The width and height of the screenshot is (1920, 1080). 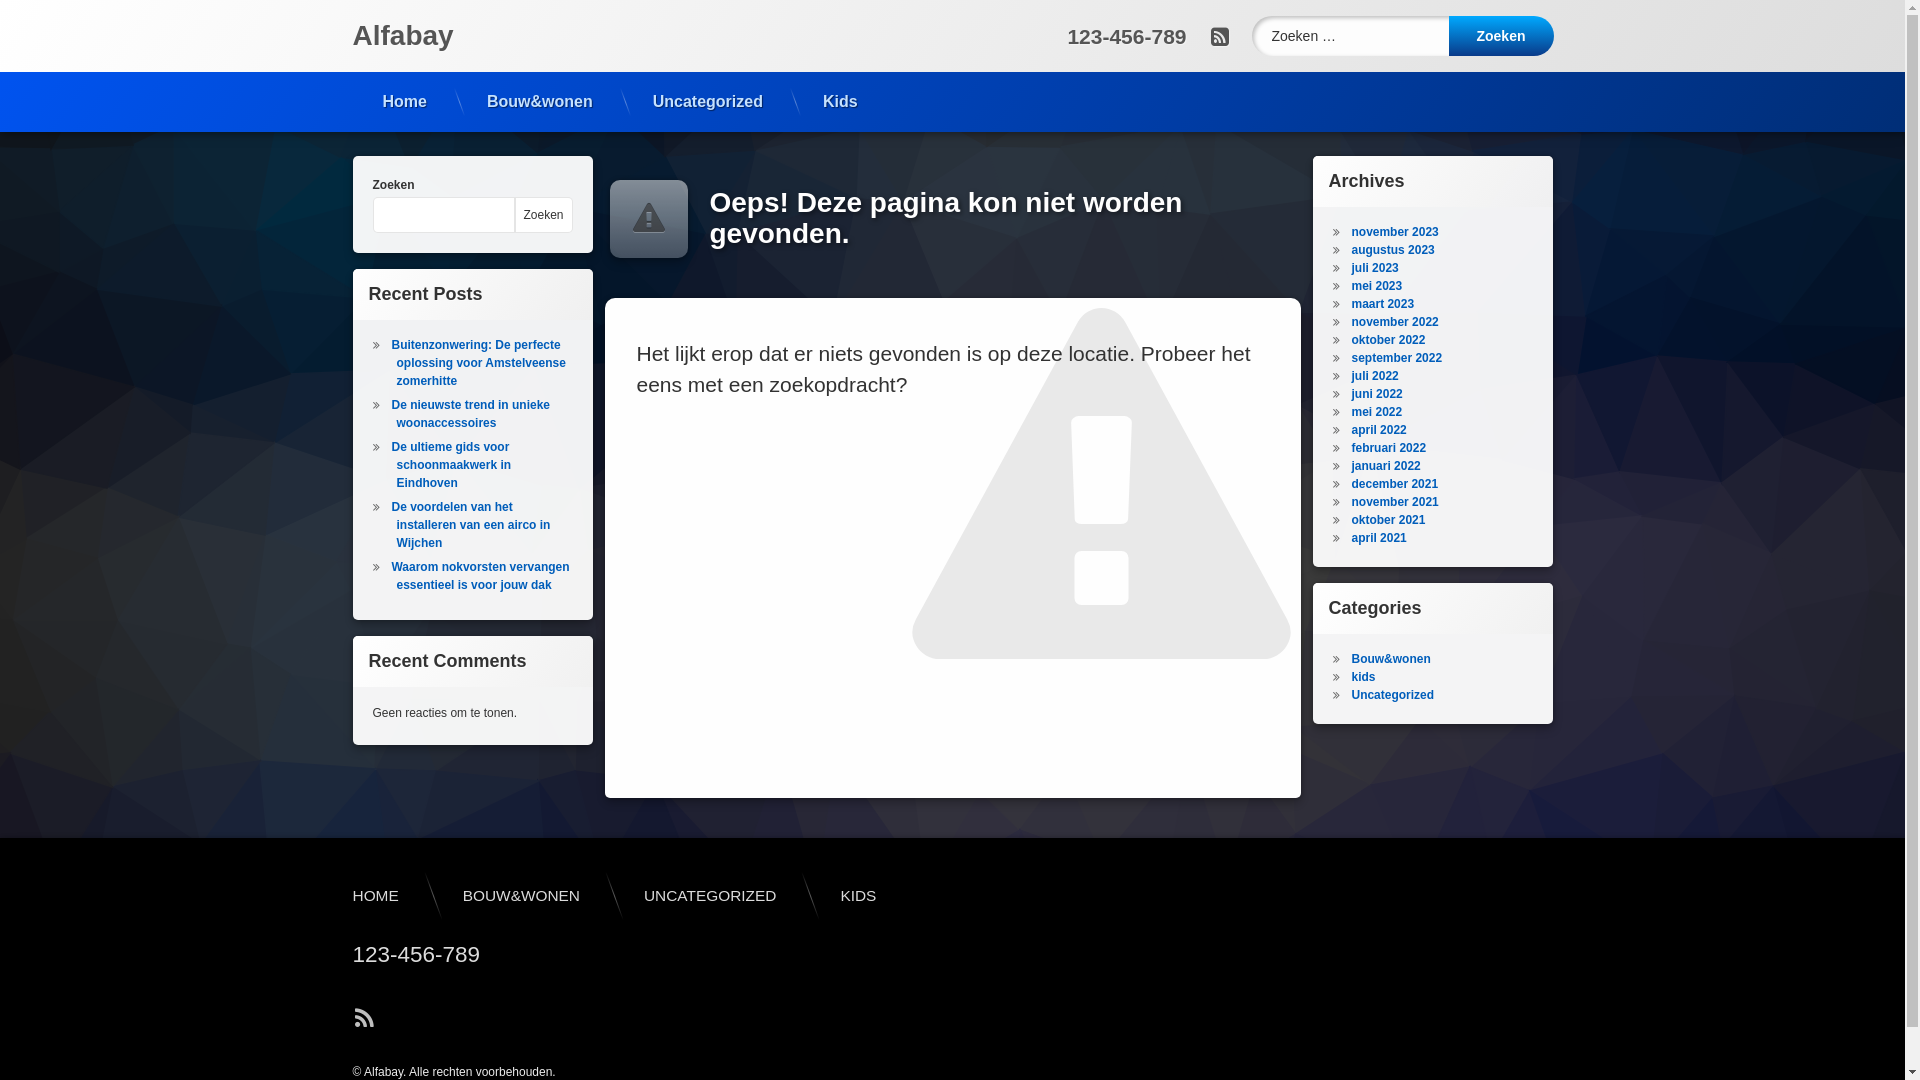 What do you see at coordinates (1373, 266) in the screenshot?
I see `'juli 2023'` at bounding box center [1373, 266].